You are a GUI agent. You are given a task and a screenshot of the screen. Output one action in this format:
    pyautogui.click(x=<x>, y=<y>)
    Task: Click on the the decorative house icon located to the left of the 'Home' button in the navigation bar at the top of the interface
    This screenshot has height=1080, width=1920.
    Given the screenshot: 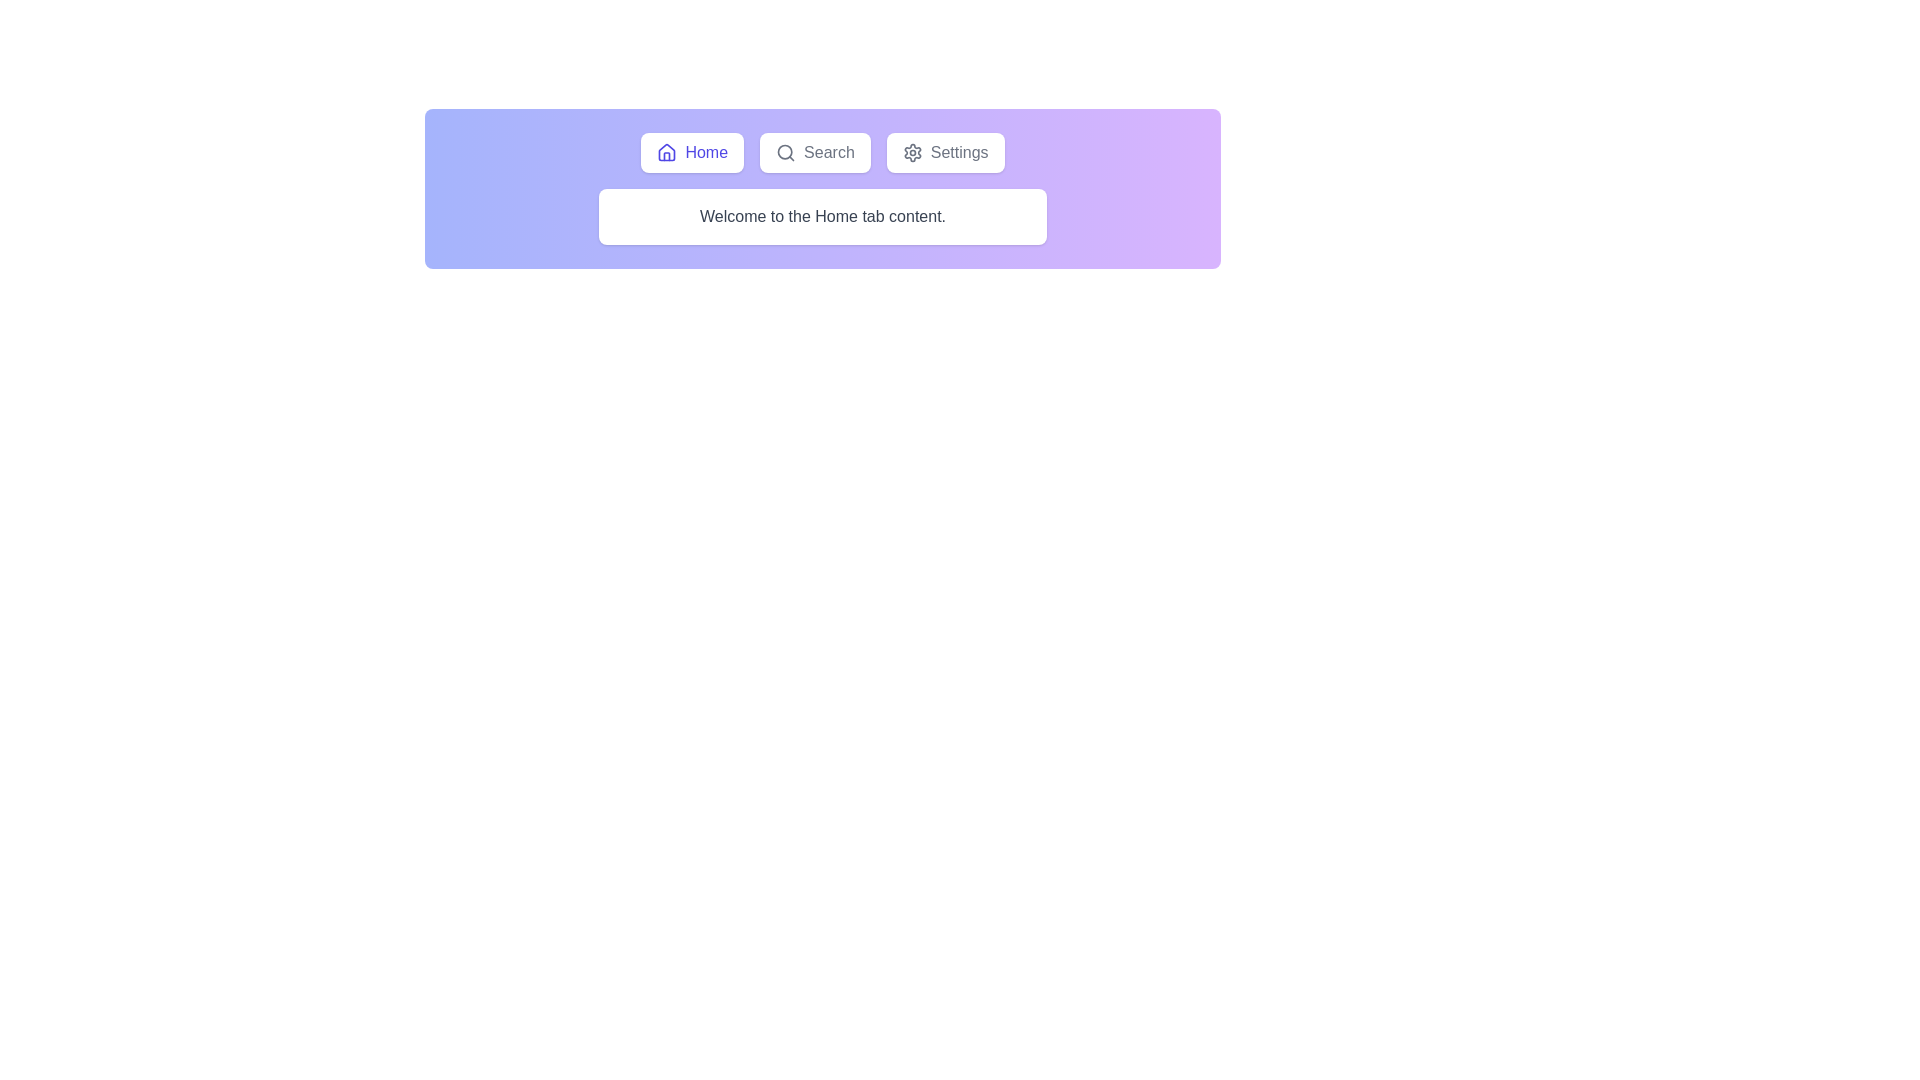 What is the action you would take?
    pyautogui.click(x=667, y=151)
    